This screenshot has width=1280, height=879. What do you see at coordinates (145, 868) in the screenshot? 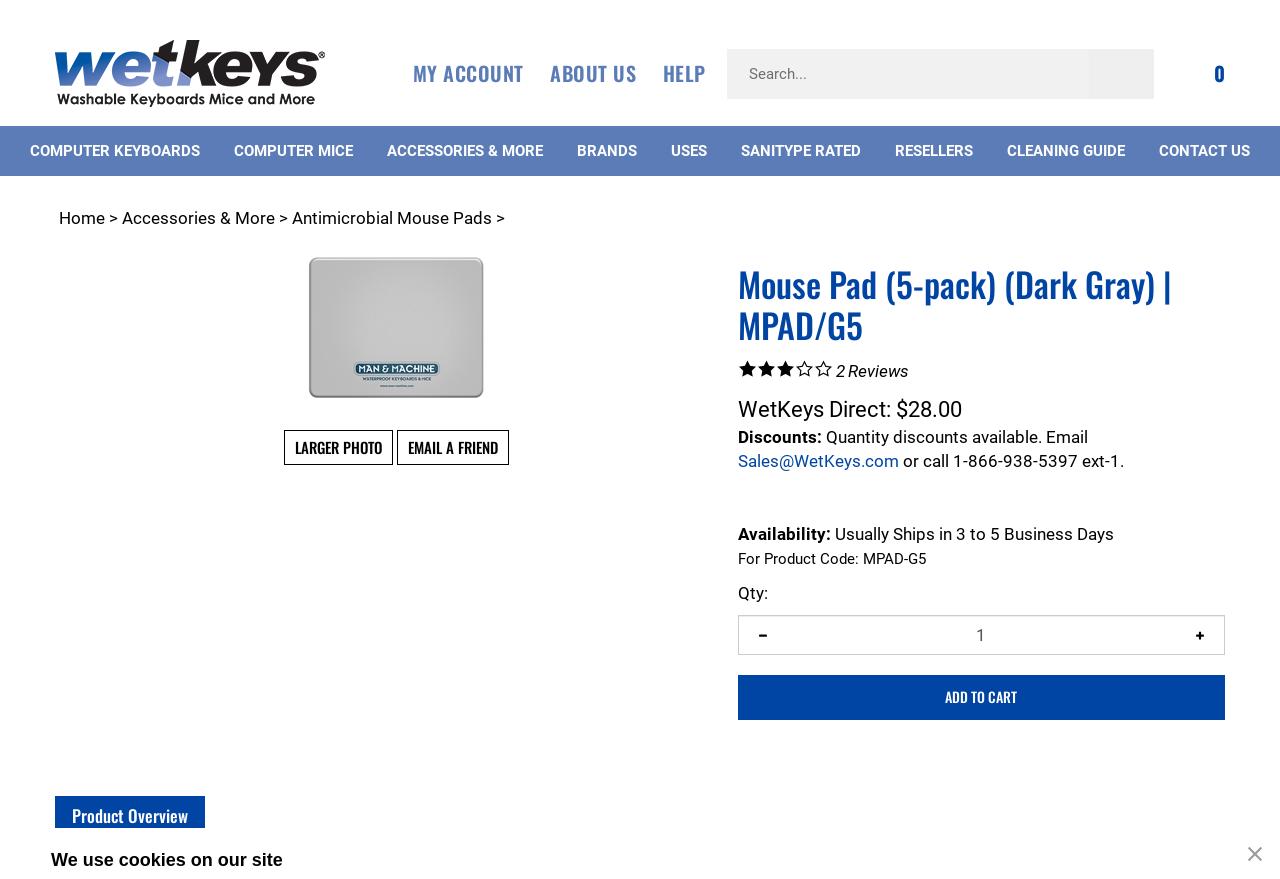
I see `'Infection Control'` at bounding box center [145, 868].